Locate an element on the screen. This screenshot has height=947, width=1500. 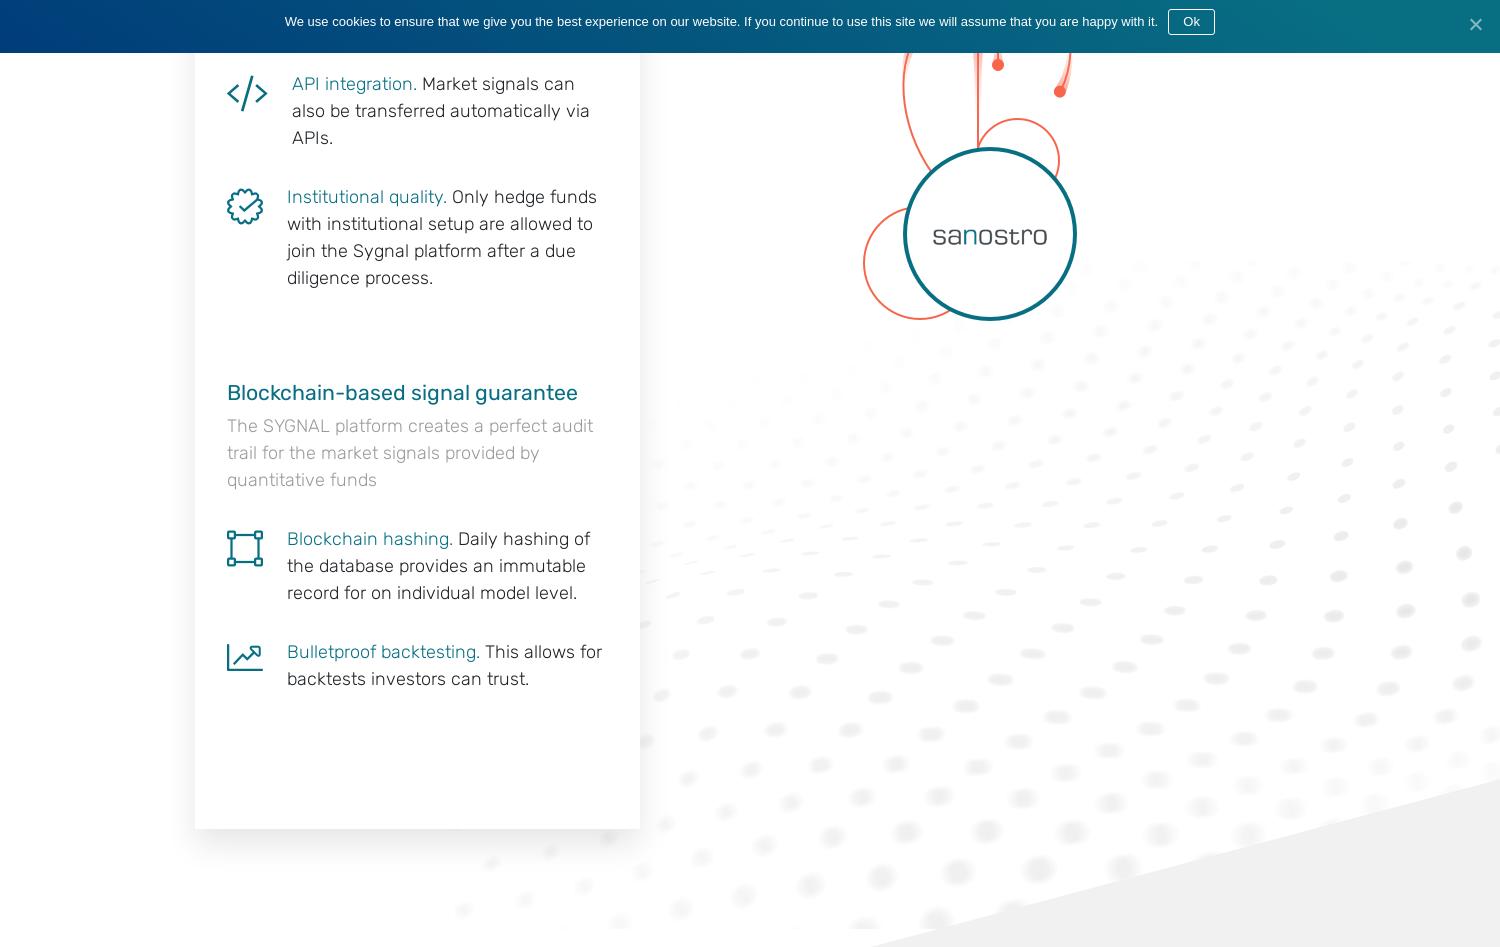
'Only hedge funds with institutional setup are allowed to join the Sygnal platform after a due diligence process.' is located at coordinates (441, 236).